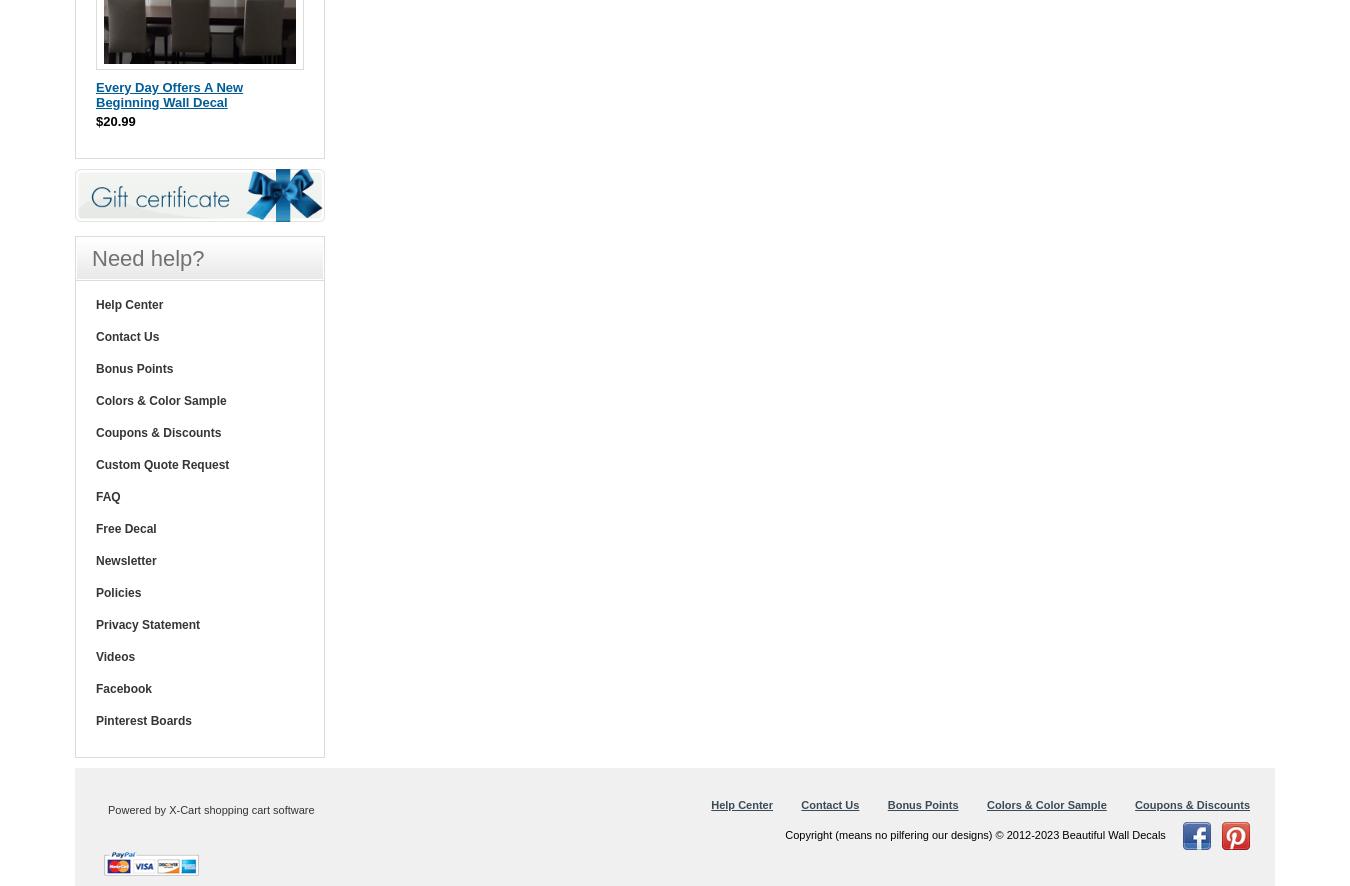  What do you see at coordinates (118, 591) in the screenshot?
I see `'Policies'` at bounding box center [118, 591].